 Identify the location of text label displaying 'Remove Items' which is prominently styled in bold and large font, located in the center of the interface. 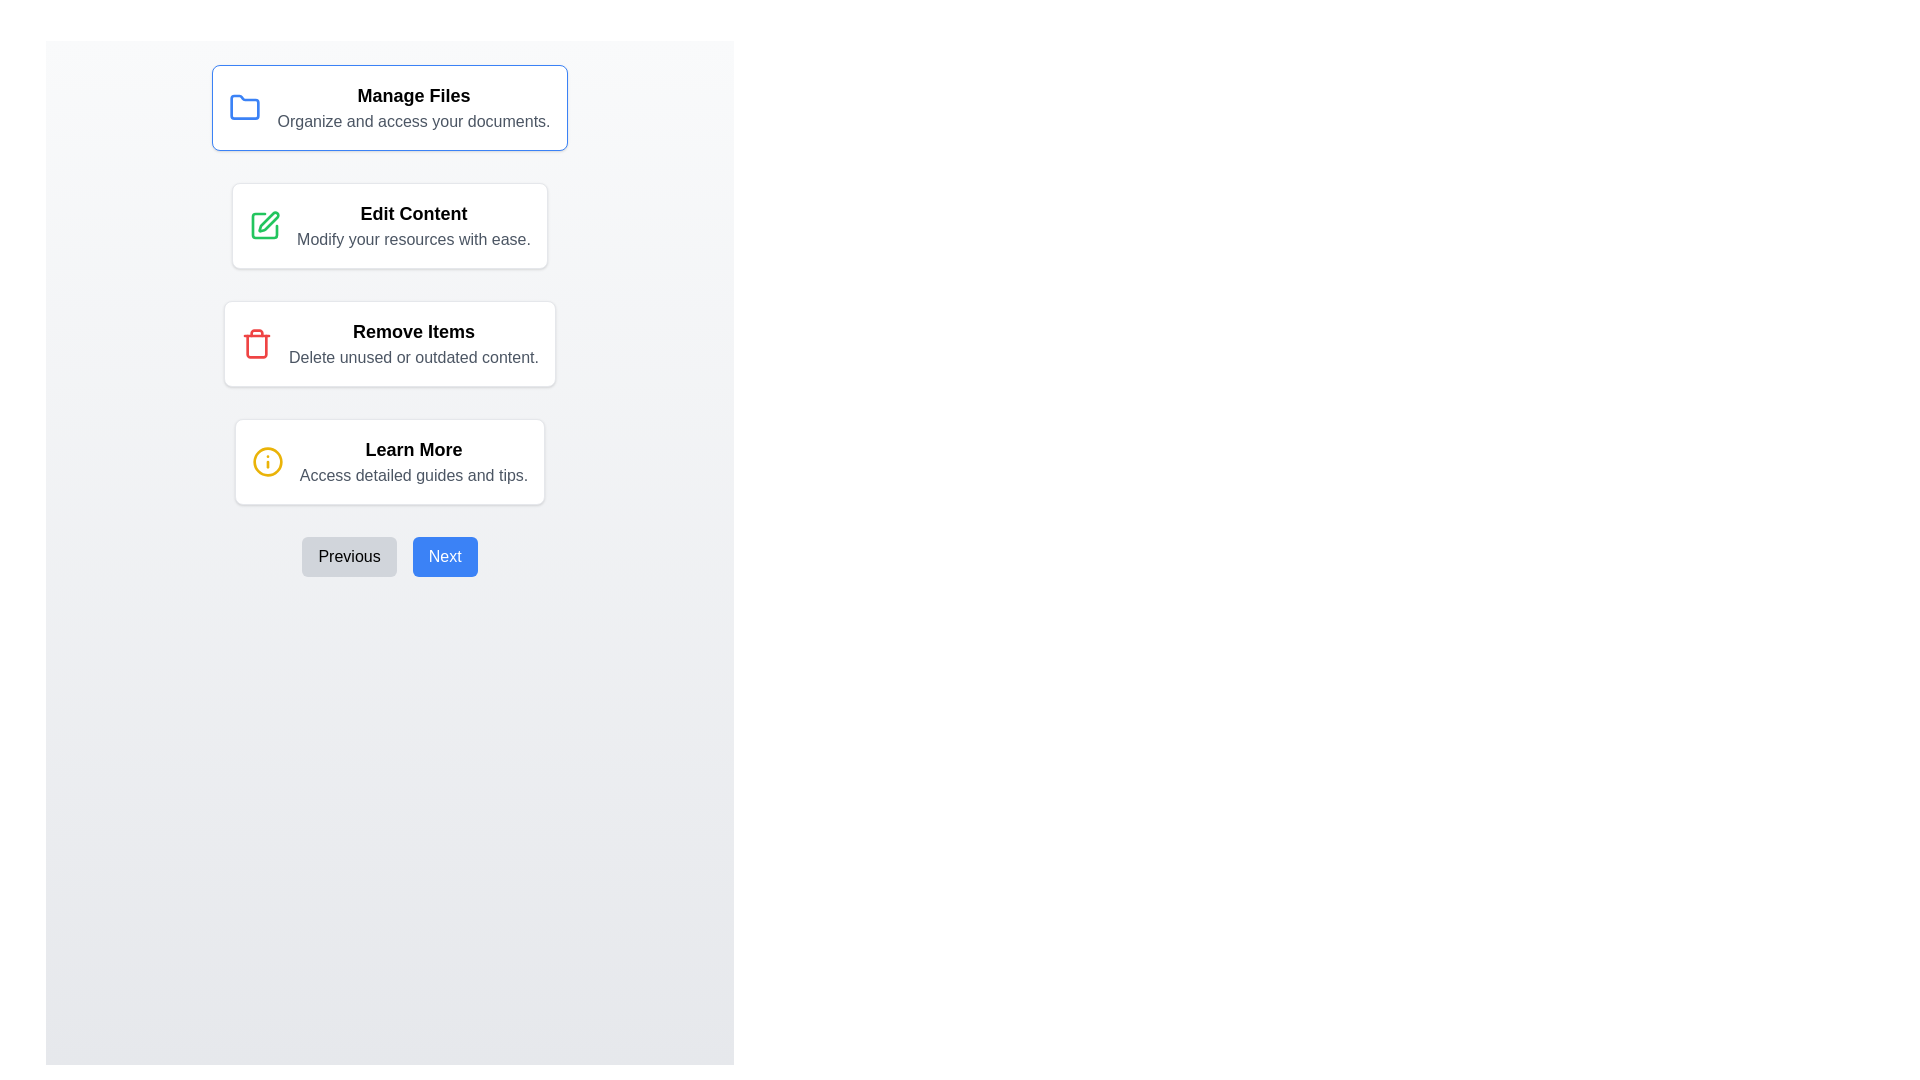
(412, 330).